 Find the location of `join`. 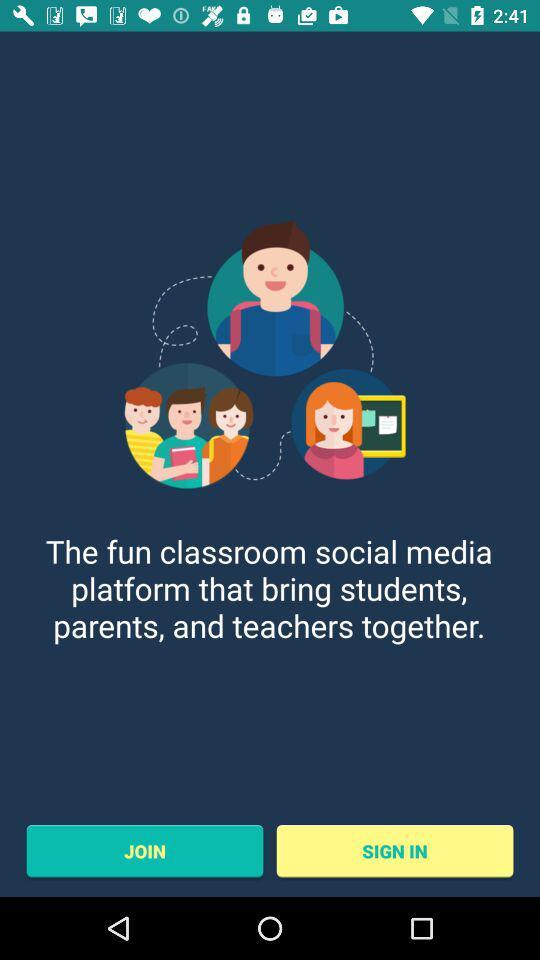

join is located at coordinates (143, 850).